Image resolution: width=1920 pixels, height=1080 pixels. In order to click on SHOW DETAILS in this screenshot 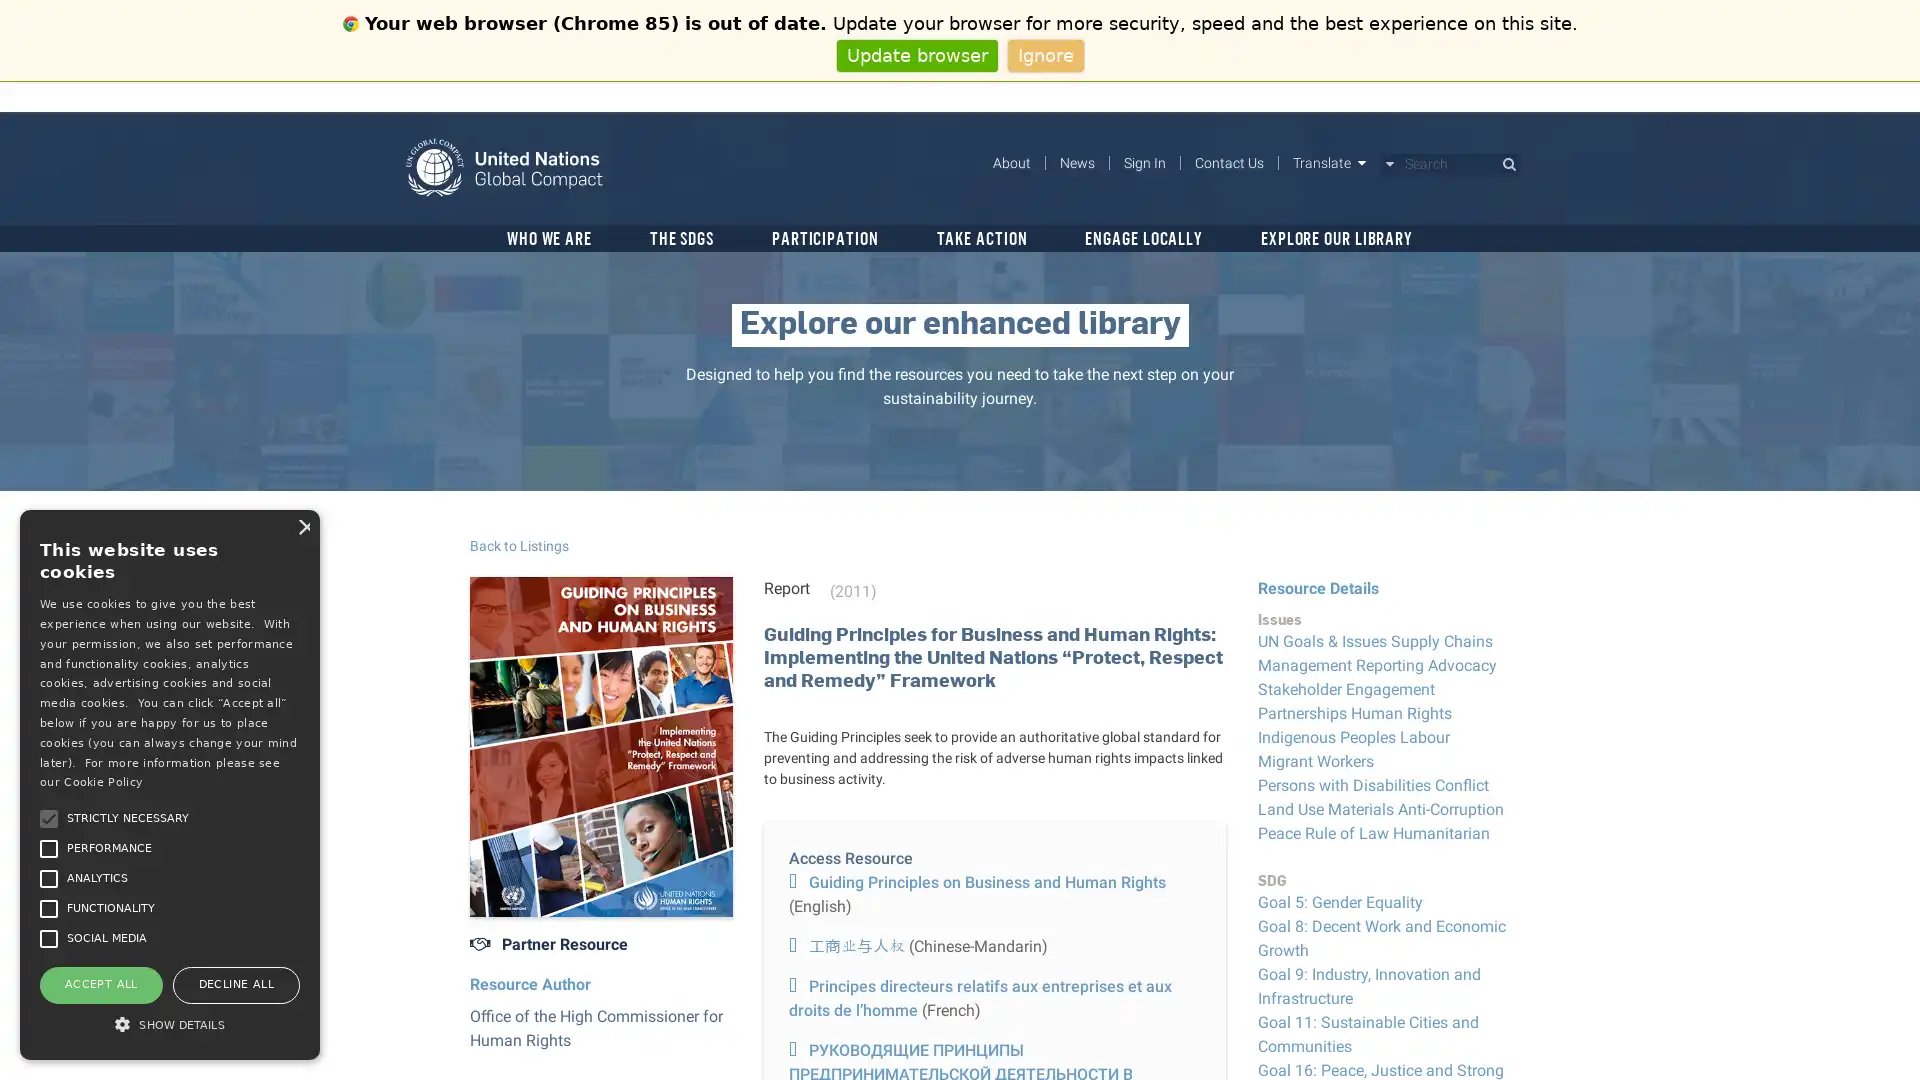, I will do `click(169, 1023)`.